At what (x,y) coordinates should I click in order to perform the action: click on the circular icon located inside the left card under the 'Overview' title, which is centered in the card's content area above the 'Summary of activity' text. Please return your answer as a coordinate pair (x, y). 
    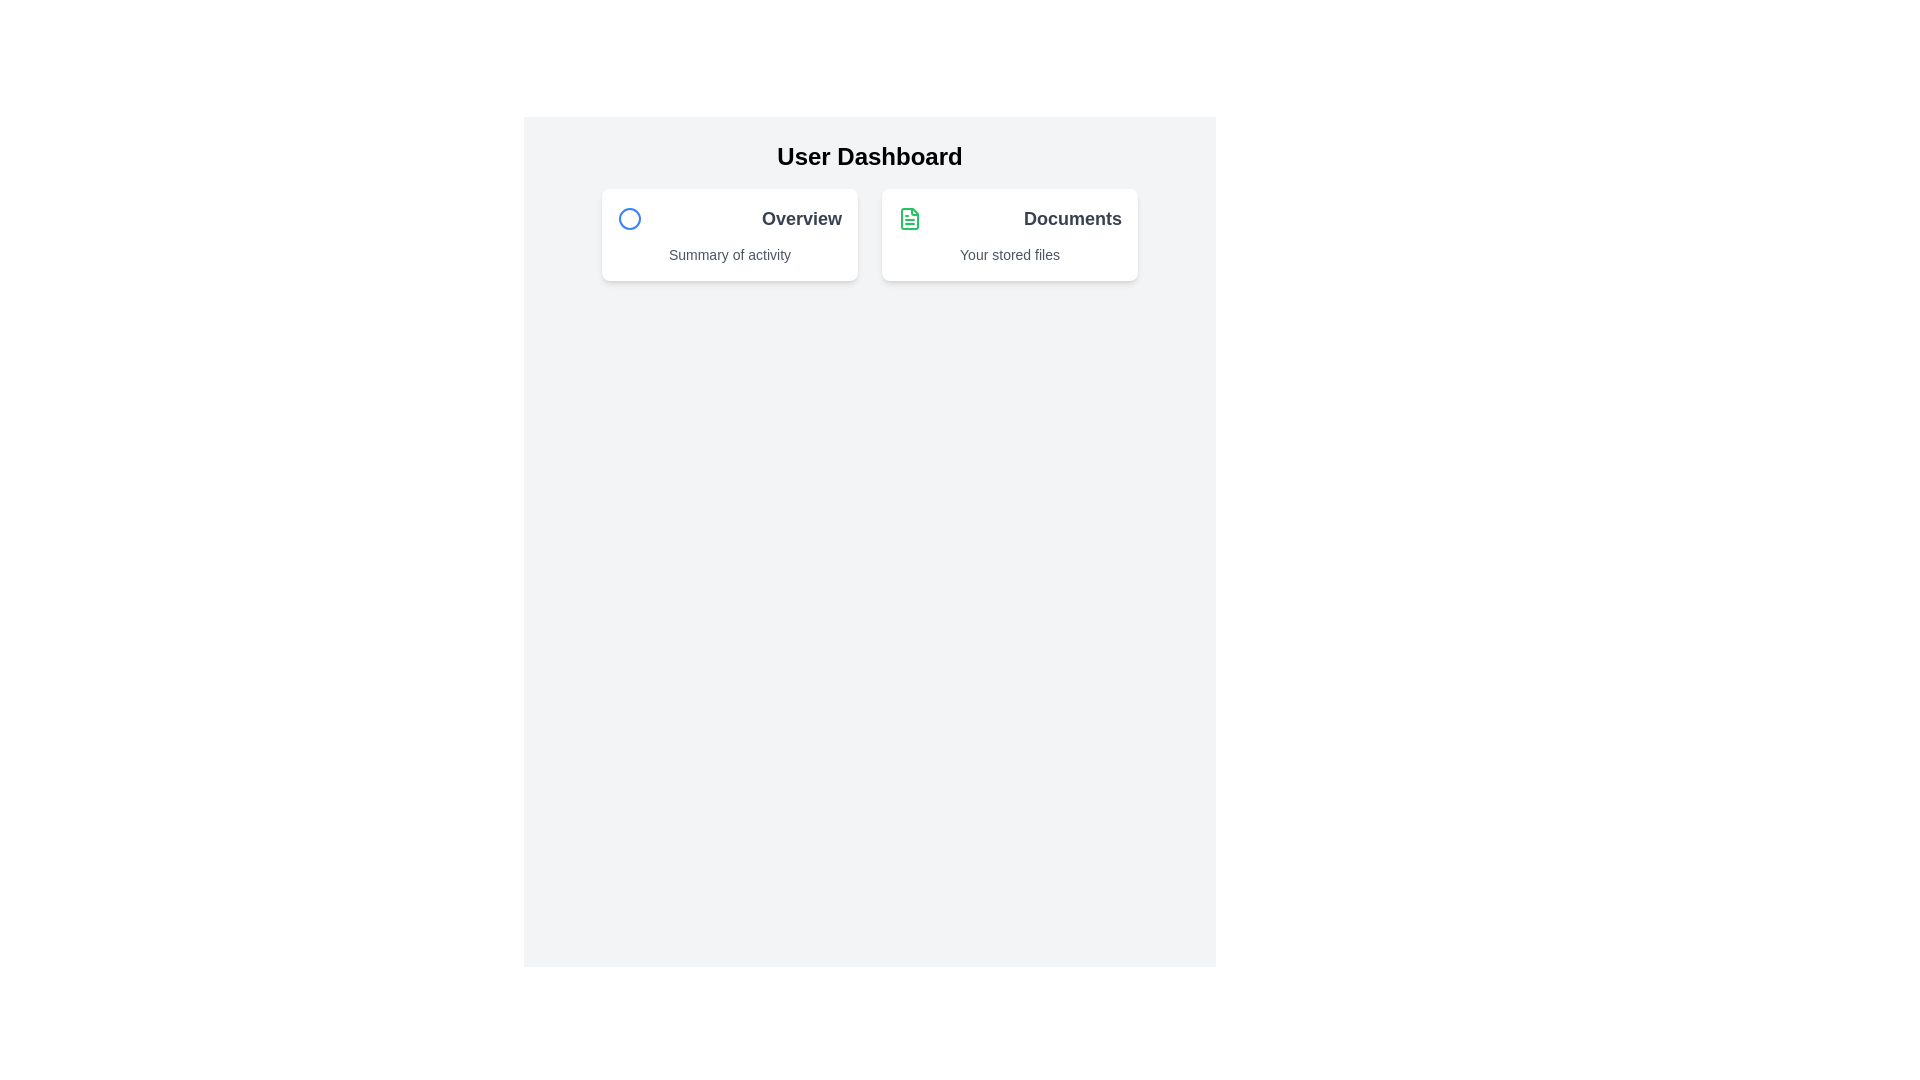
    Looking at the image, I should click on (628, 219).